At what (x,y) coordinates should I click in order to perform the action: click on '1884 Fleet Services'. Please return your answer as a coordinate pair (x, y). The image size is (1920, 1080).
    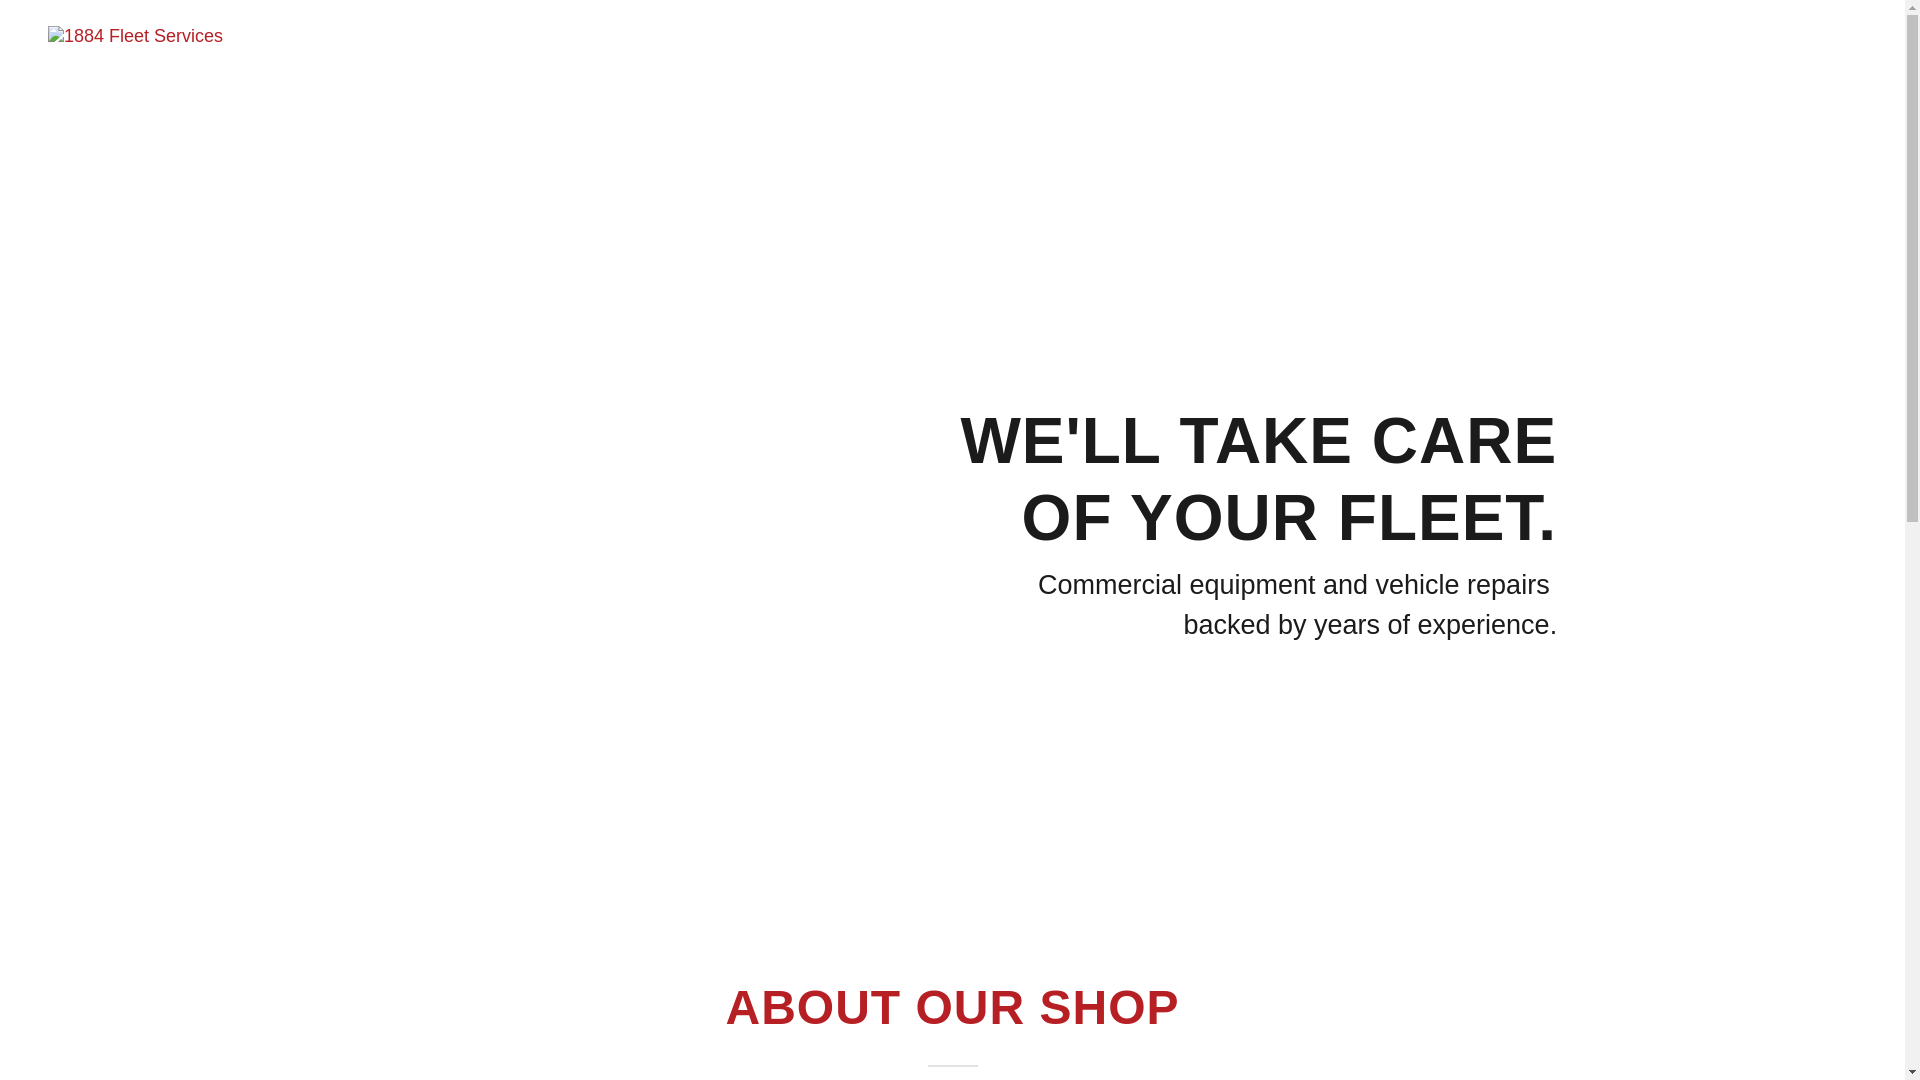
    Looking at the image, I should click on (48, 34).